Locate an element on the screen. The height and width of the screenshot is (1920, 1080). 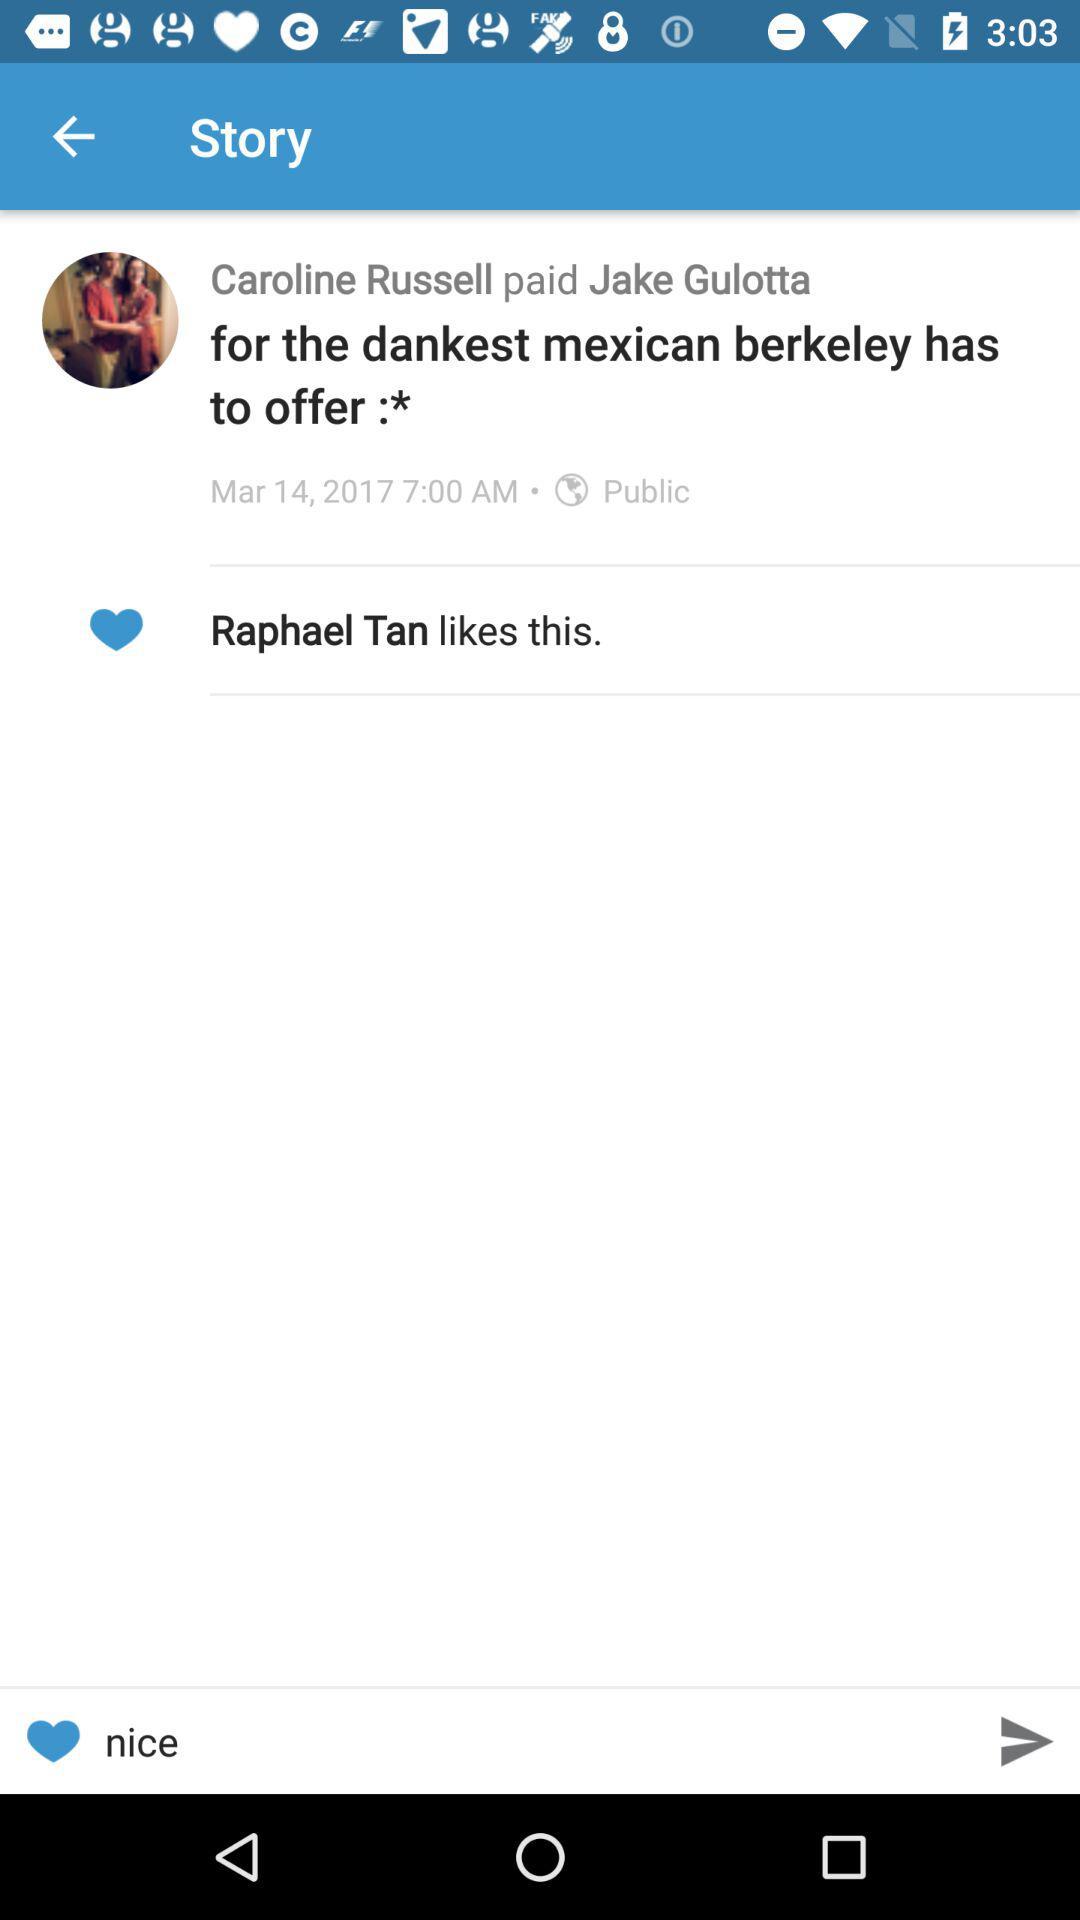
like the page is located at coordinates (51, 1740).